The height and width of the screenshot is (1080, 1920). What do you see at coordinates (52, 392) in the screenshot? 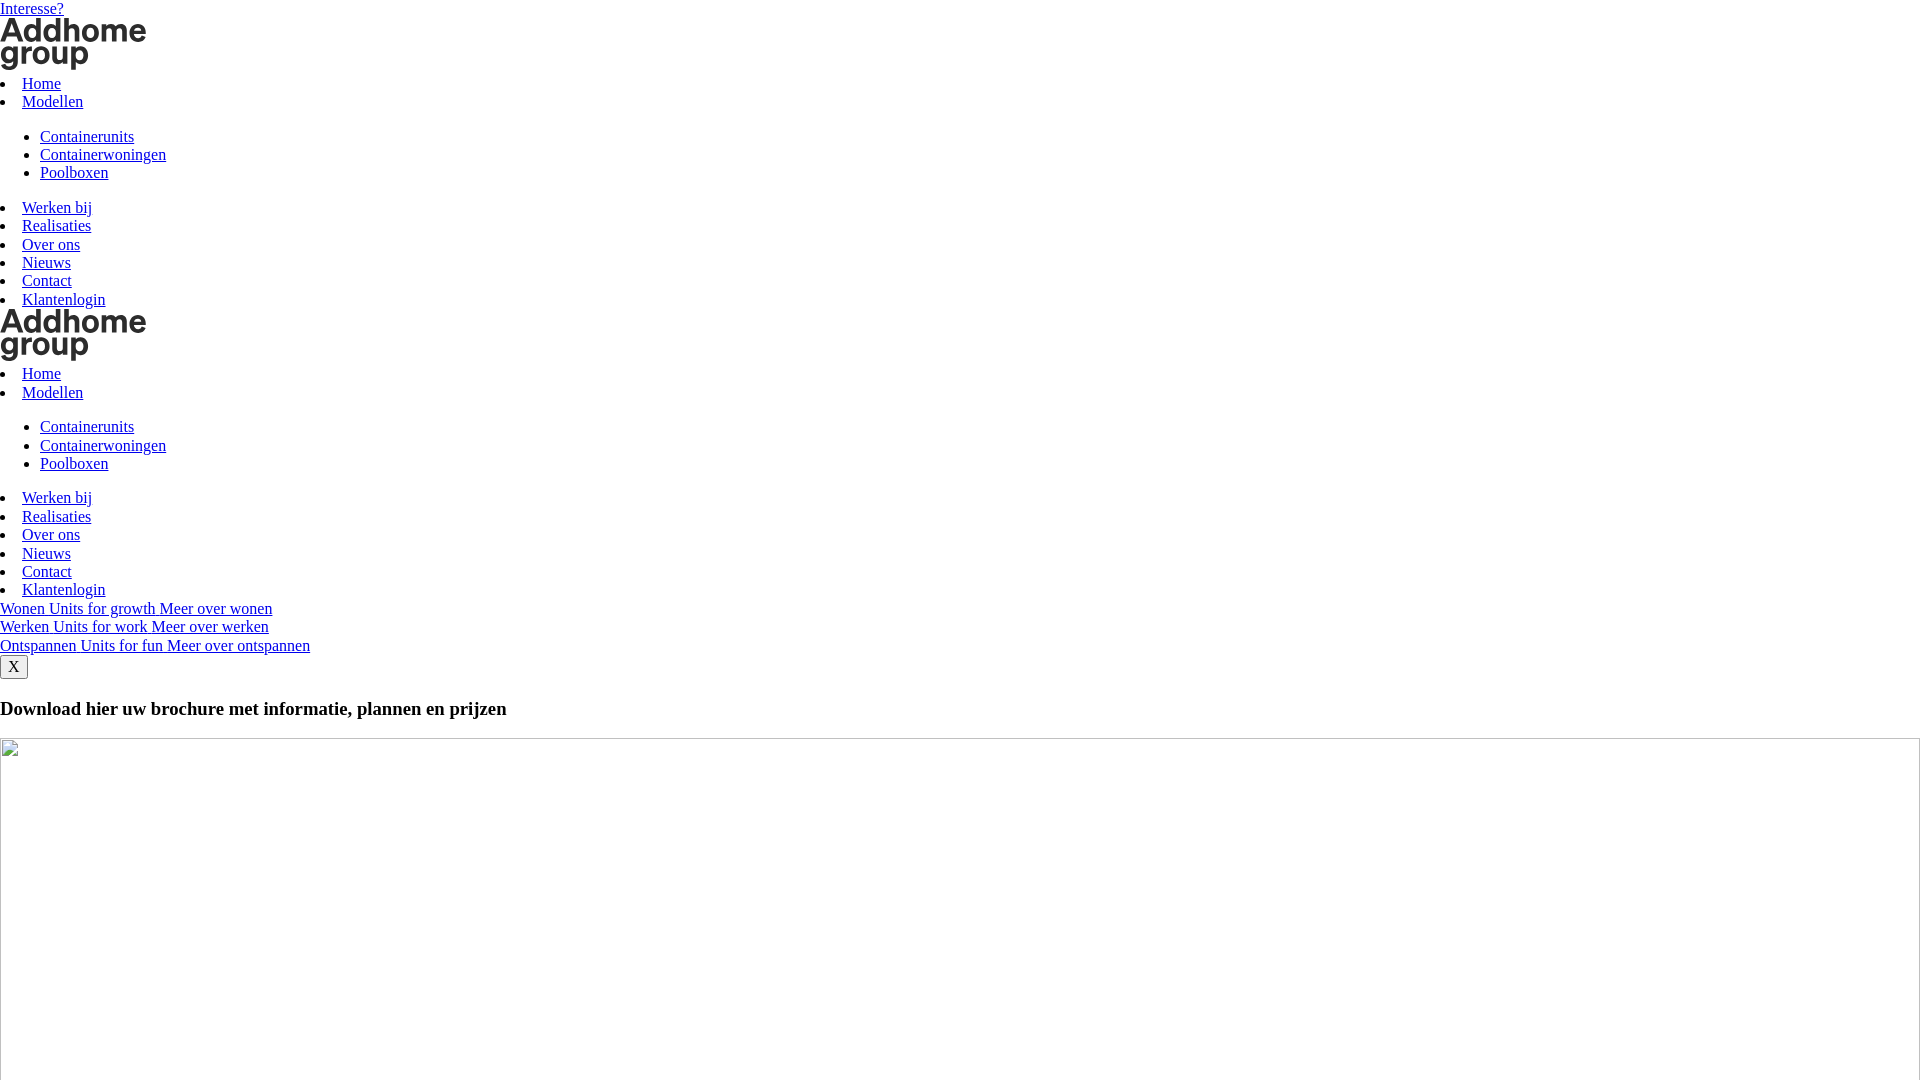
I see `'Modellen'` at bounding box center [52, 392].